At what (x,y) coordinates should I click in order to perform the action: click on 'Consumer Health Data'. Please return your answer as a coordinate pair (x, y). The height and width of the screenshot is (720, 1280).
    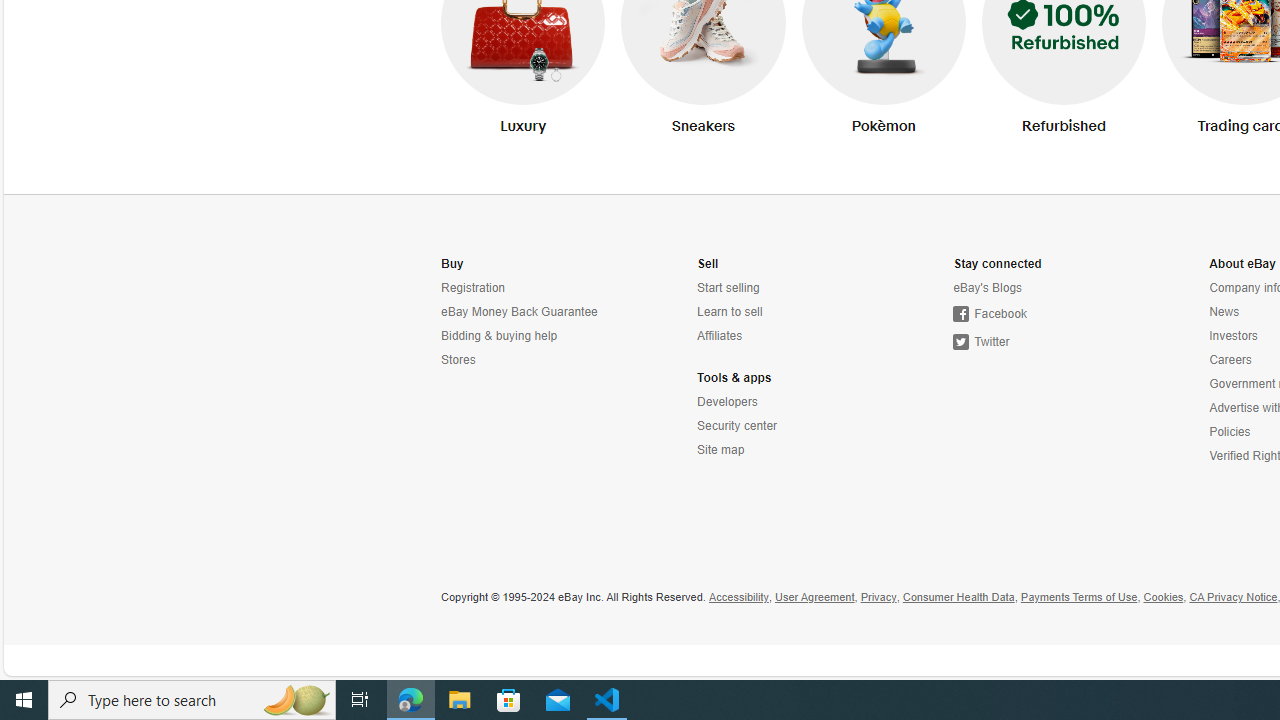
    Looking at the image, I should click on (957, 596).